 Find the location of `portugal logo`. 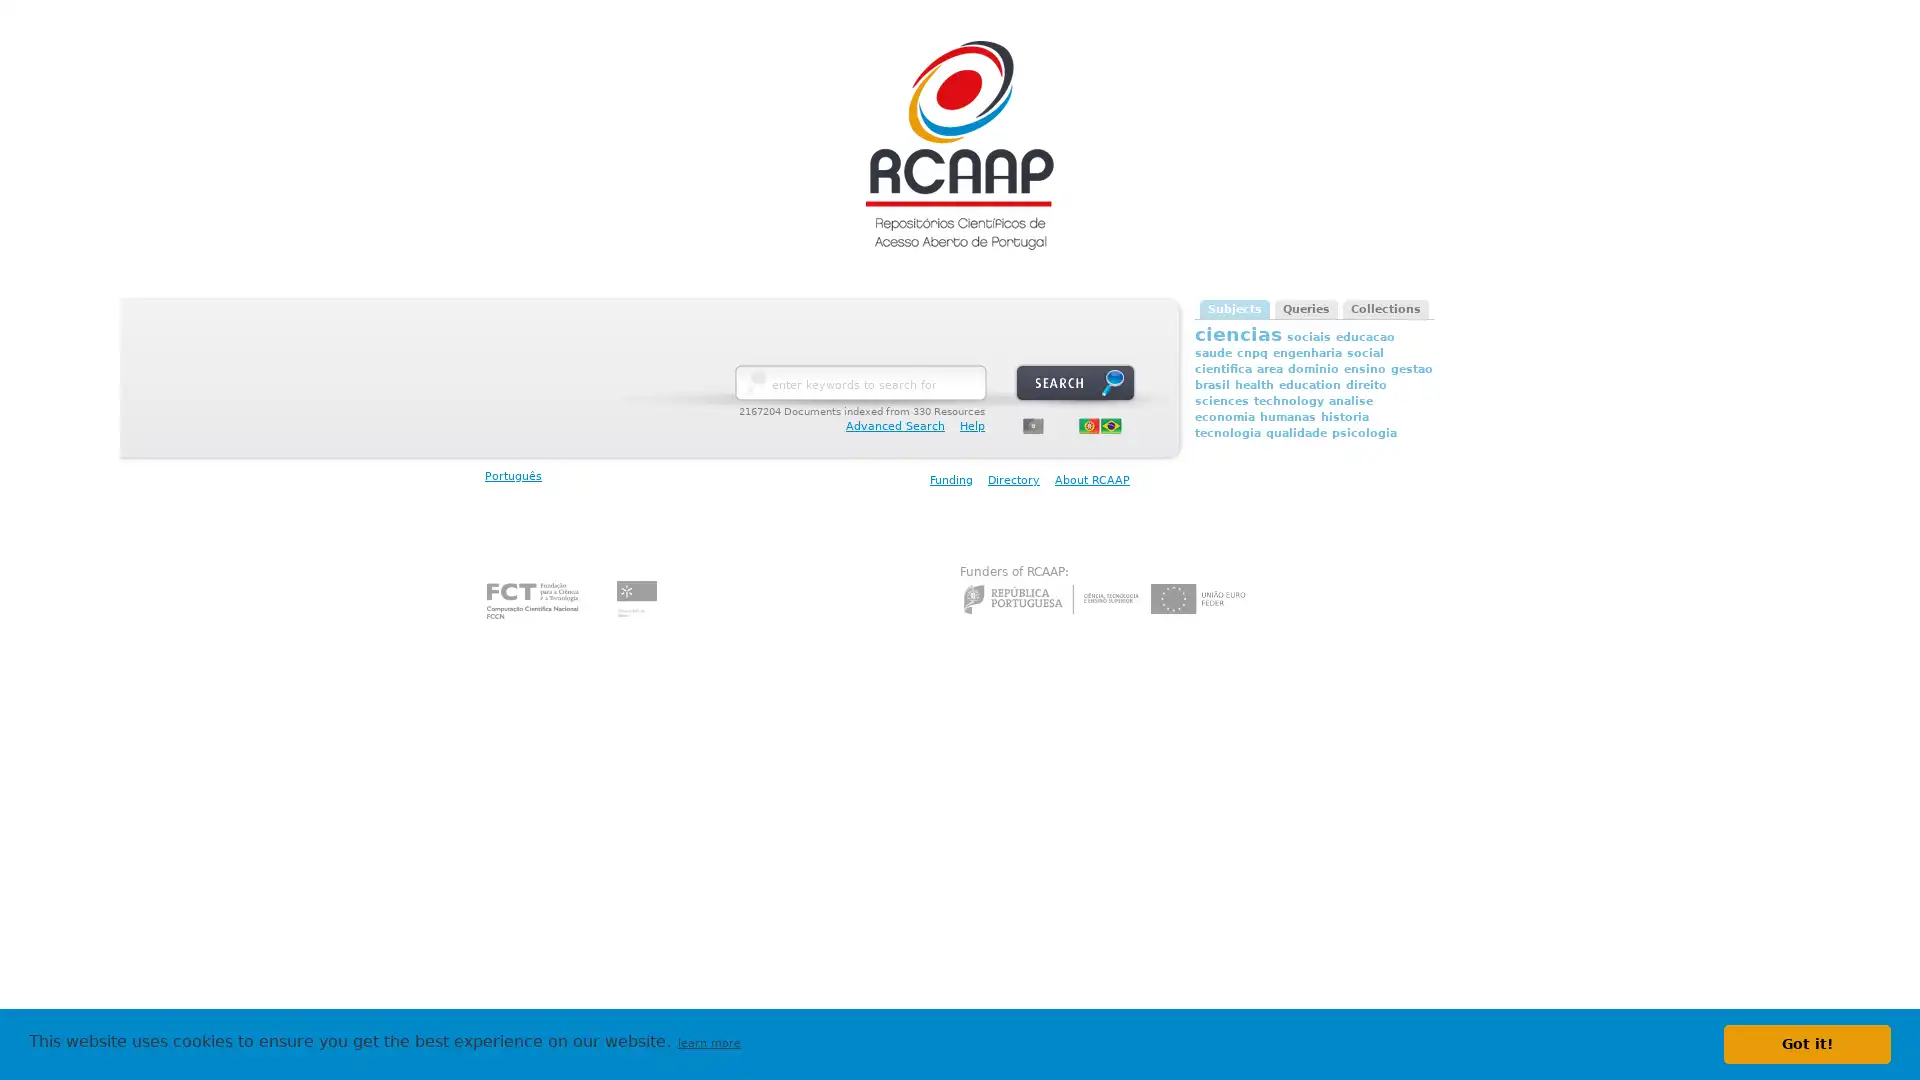

portugal logo is located at coordinates (1033, 424).